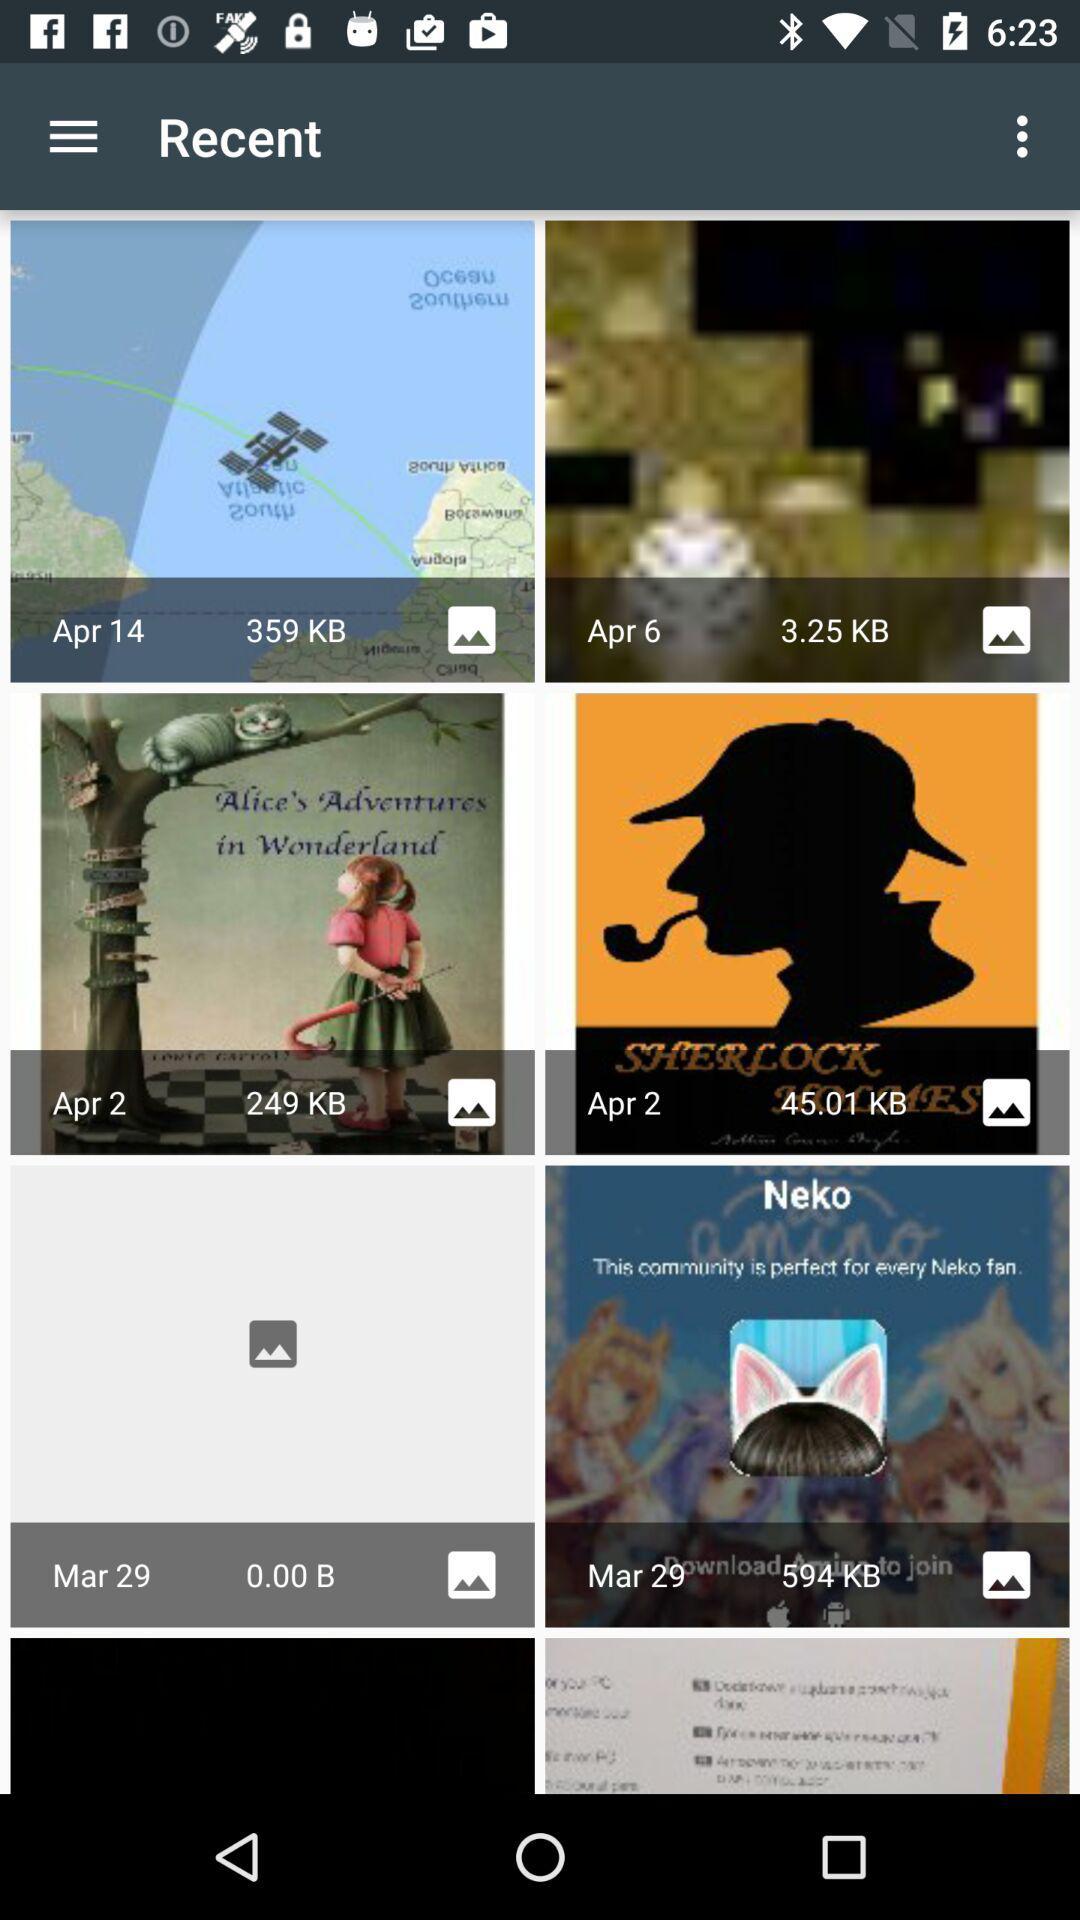 Image resolution: width=1080 pixels, height=1920 pixels. What do you see at coordinates (72, 135) in the screenshot?
I see `icon next to the recent icon` at bounding box center [72, 135].